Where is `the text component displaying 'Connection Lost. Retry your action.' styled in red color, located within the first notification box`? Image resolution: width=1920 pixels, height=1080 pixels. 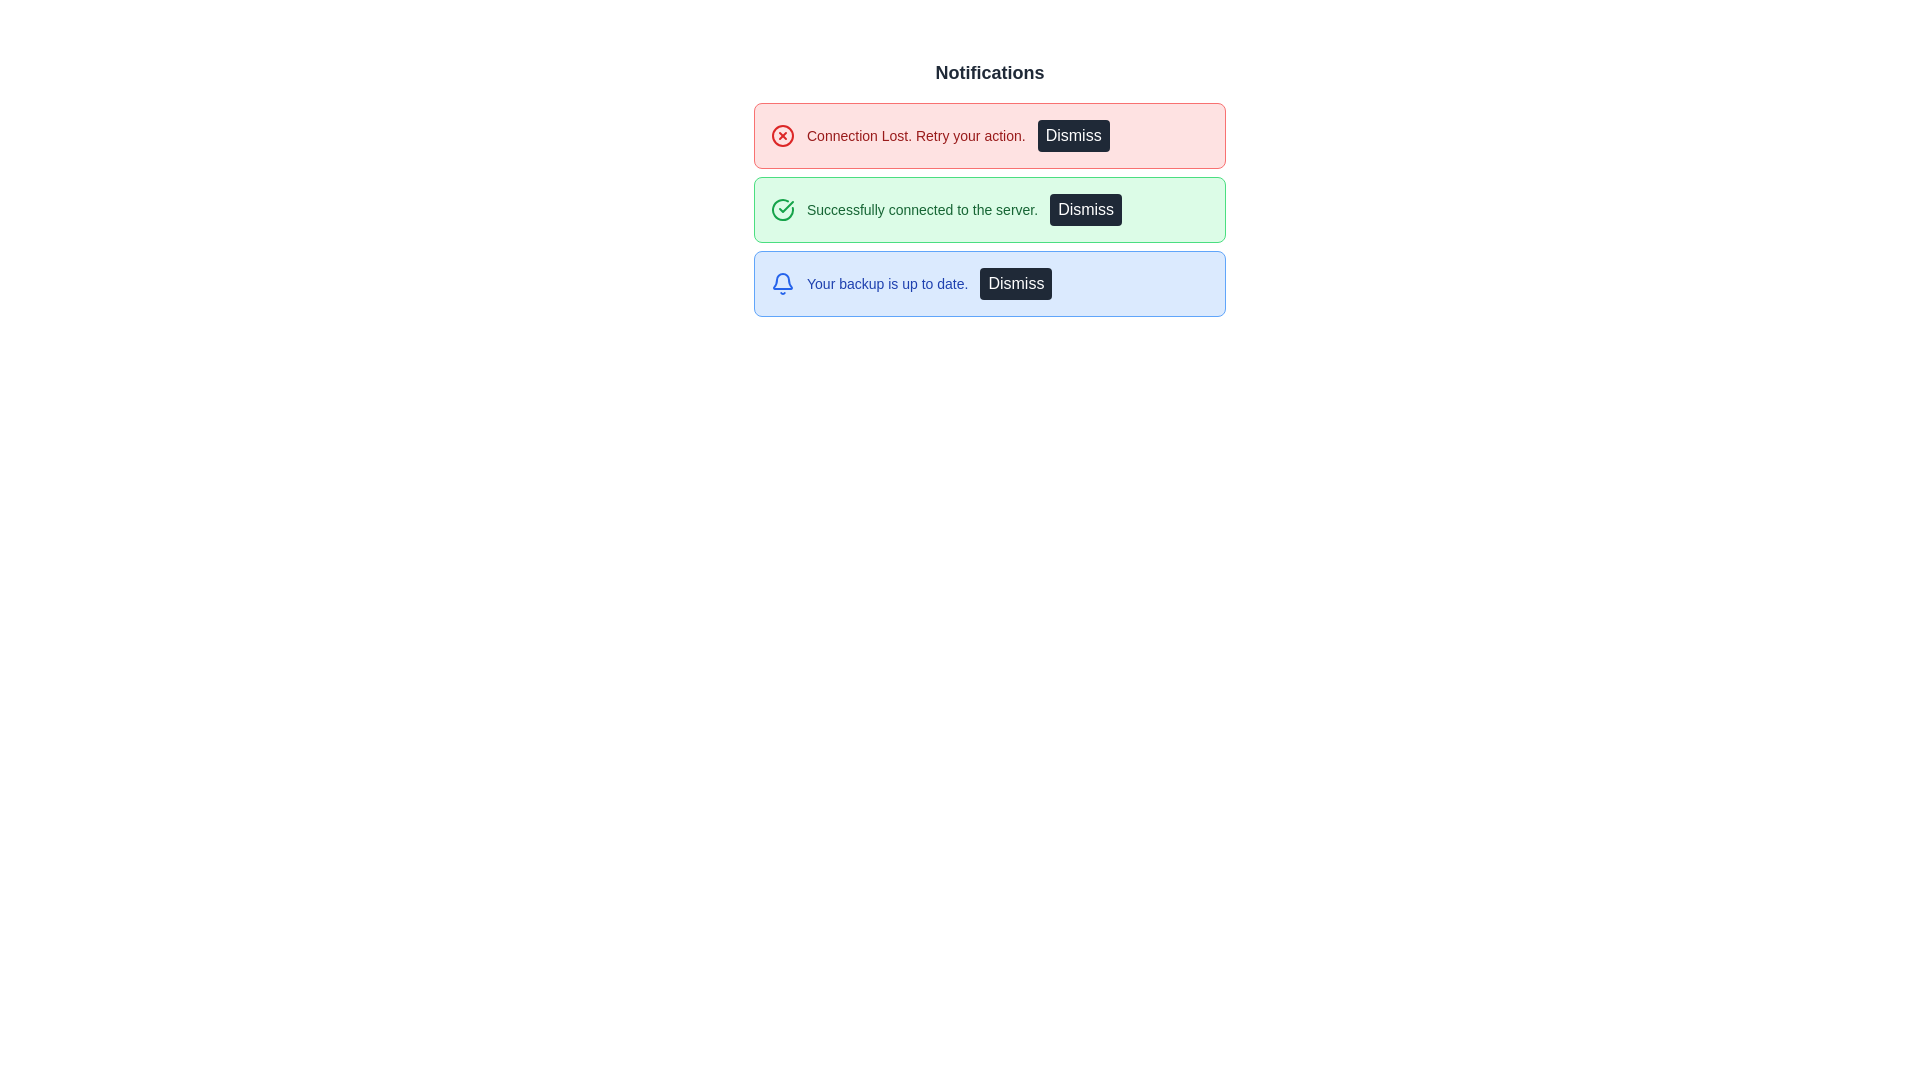
the text component displaying 'Connection Lost. Retry your action.' styled in red color, located within the first notification box is located at coordinates (915, 135).